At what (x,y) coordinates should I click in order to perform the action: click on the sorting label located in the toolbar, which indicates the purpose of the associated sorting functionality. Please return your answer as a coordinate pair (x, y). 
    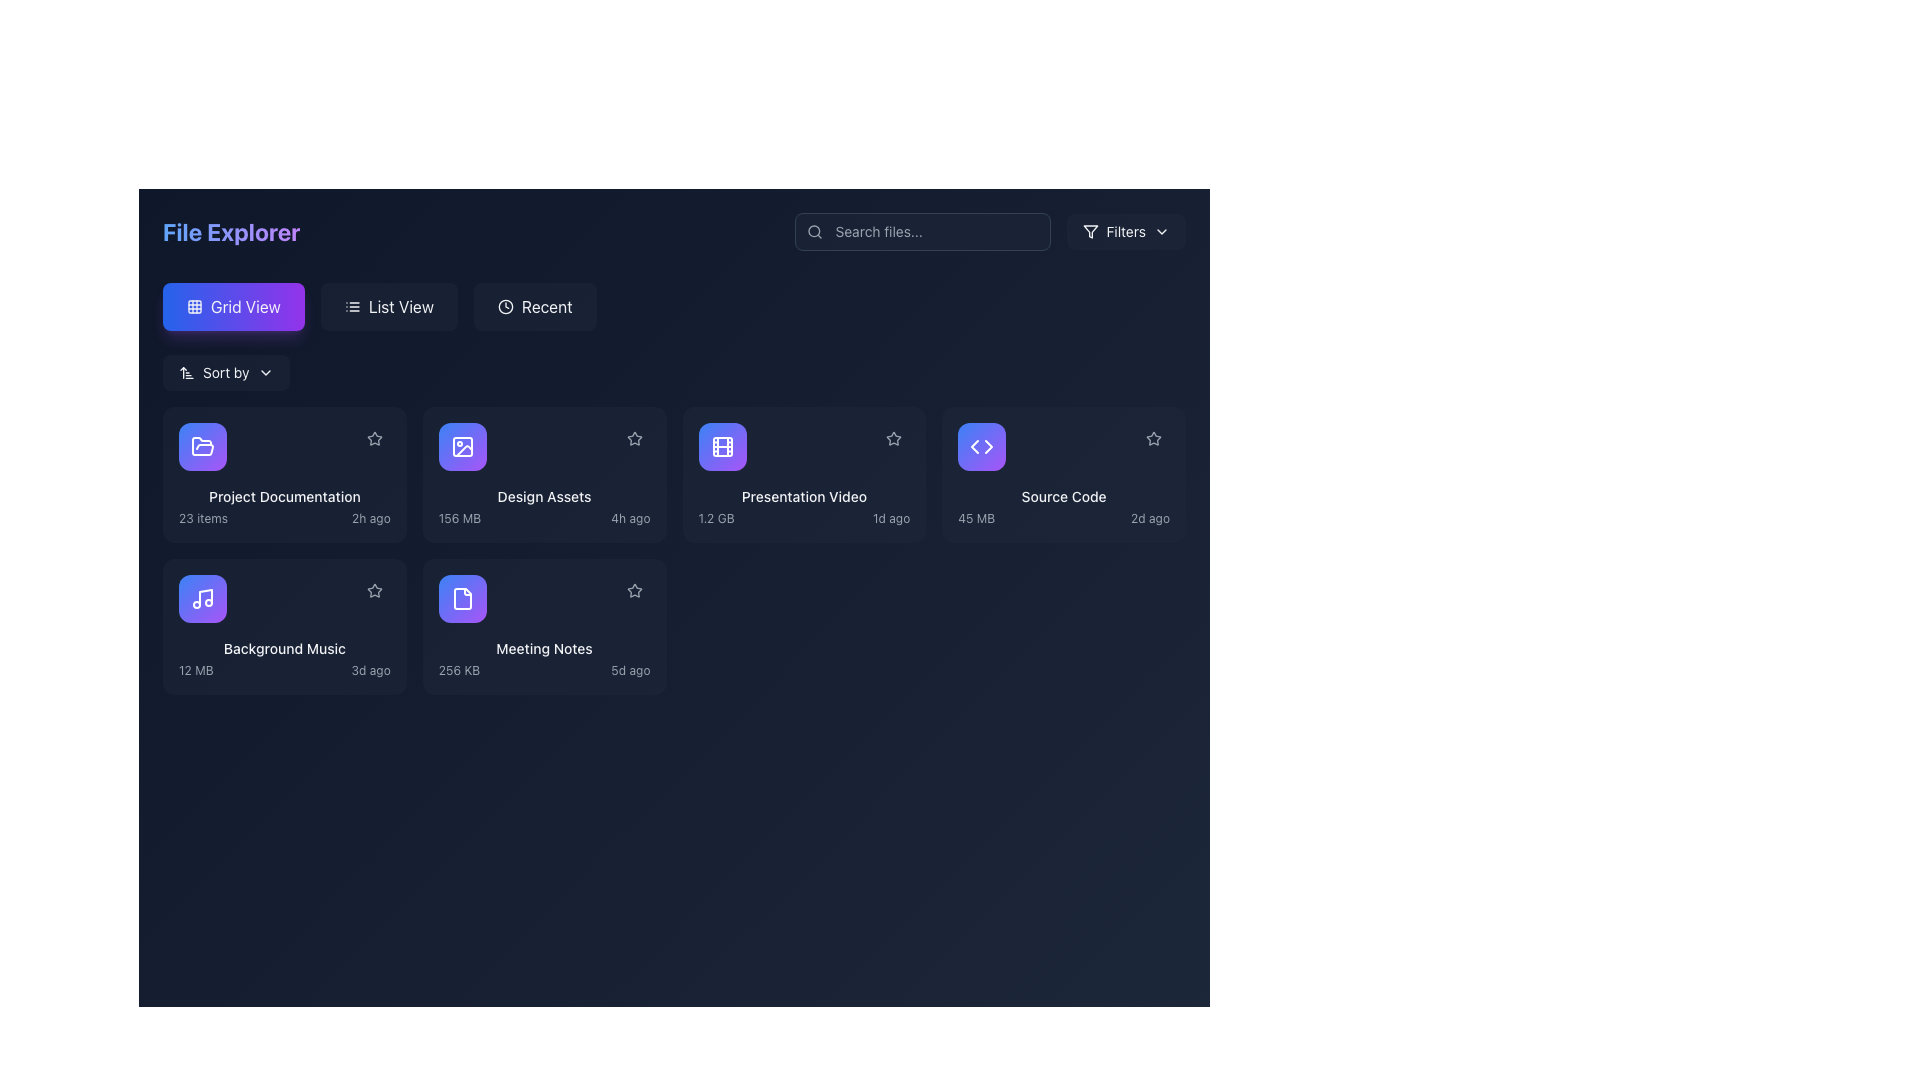
    Looking at the image, I should click on (226, 373).